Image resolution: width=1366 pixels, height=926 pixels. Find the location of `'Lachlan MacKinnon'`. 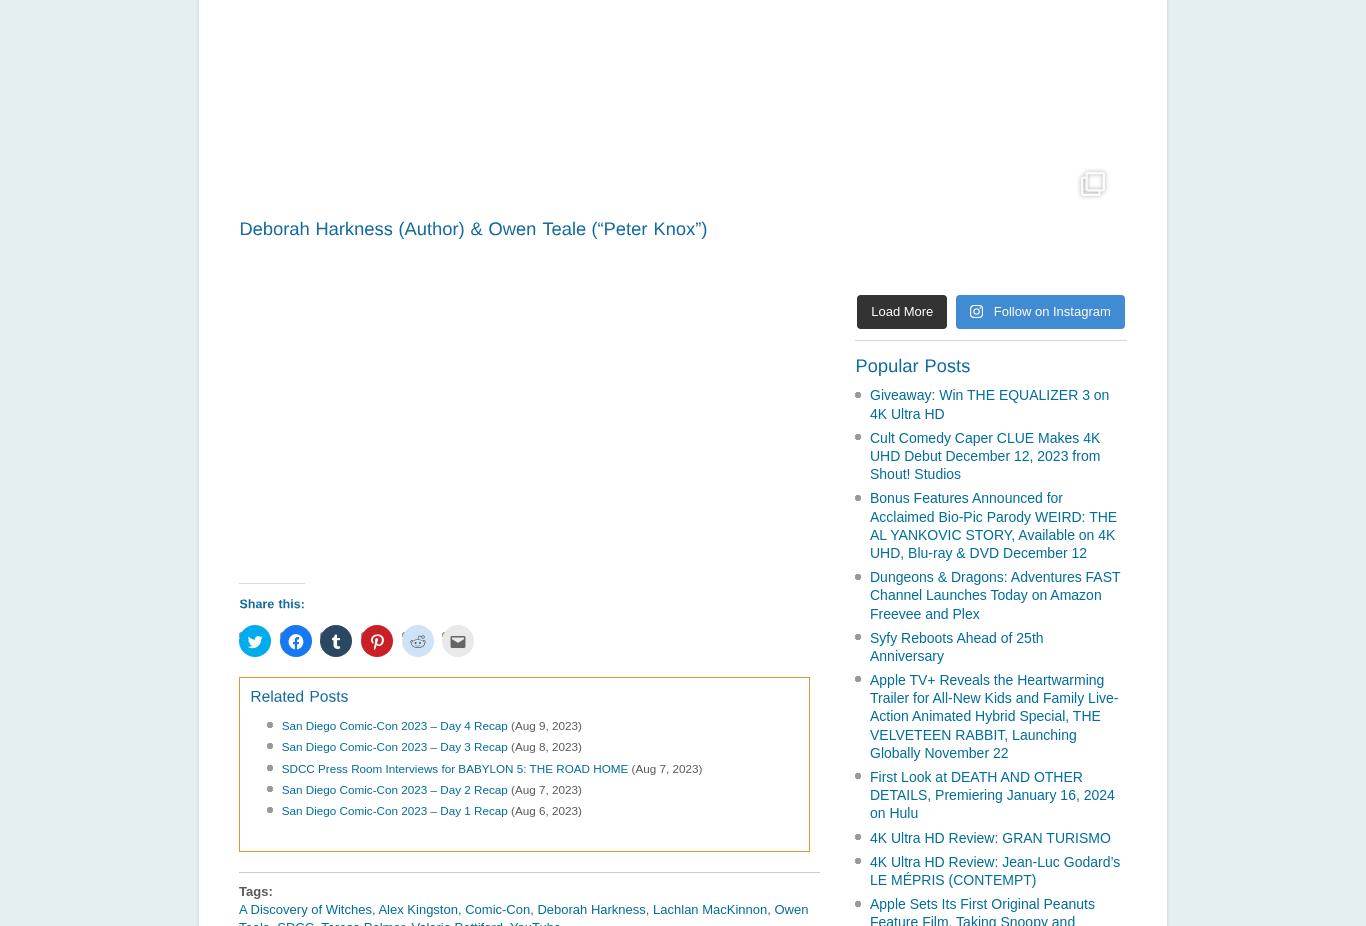

'Lachlan MacKinnon' is located at coordinates (651, 908).